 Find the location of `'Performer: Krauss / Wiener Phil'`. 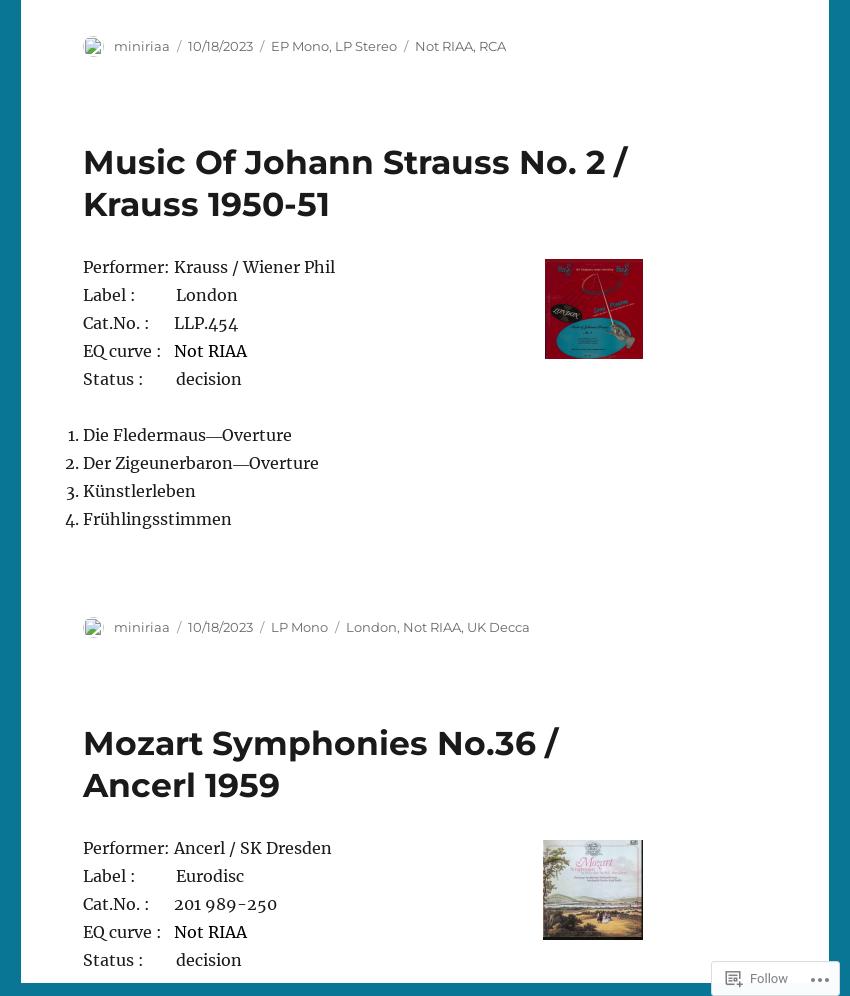

'Performer: Krauss / Wiener Phil' is located at coordinates (208, 266).